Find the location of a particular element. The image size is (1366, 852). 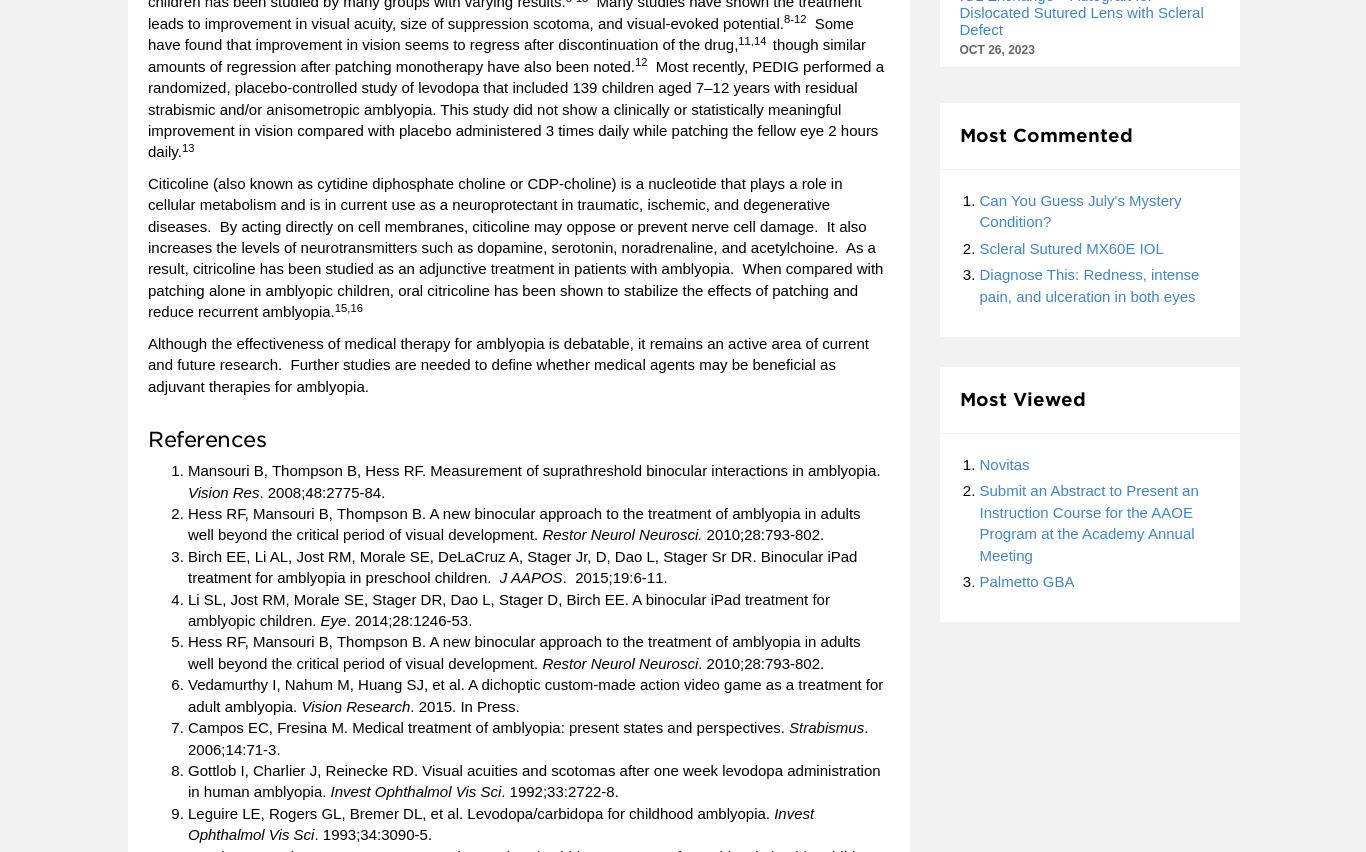

'Although the effectiveness of medical therapy for amblyopia is debatable, it remains an active area of current and future research.  Further studies are needed to define whether medical agents may be beneficial as adjuvant therapies for amblyopia.' is located at coordinates (146, 362).